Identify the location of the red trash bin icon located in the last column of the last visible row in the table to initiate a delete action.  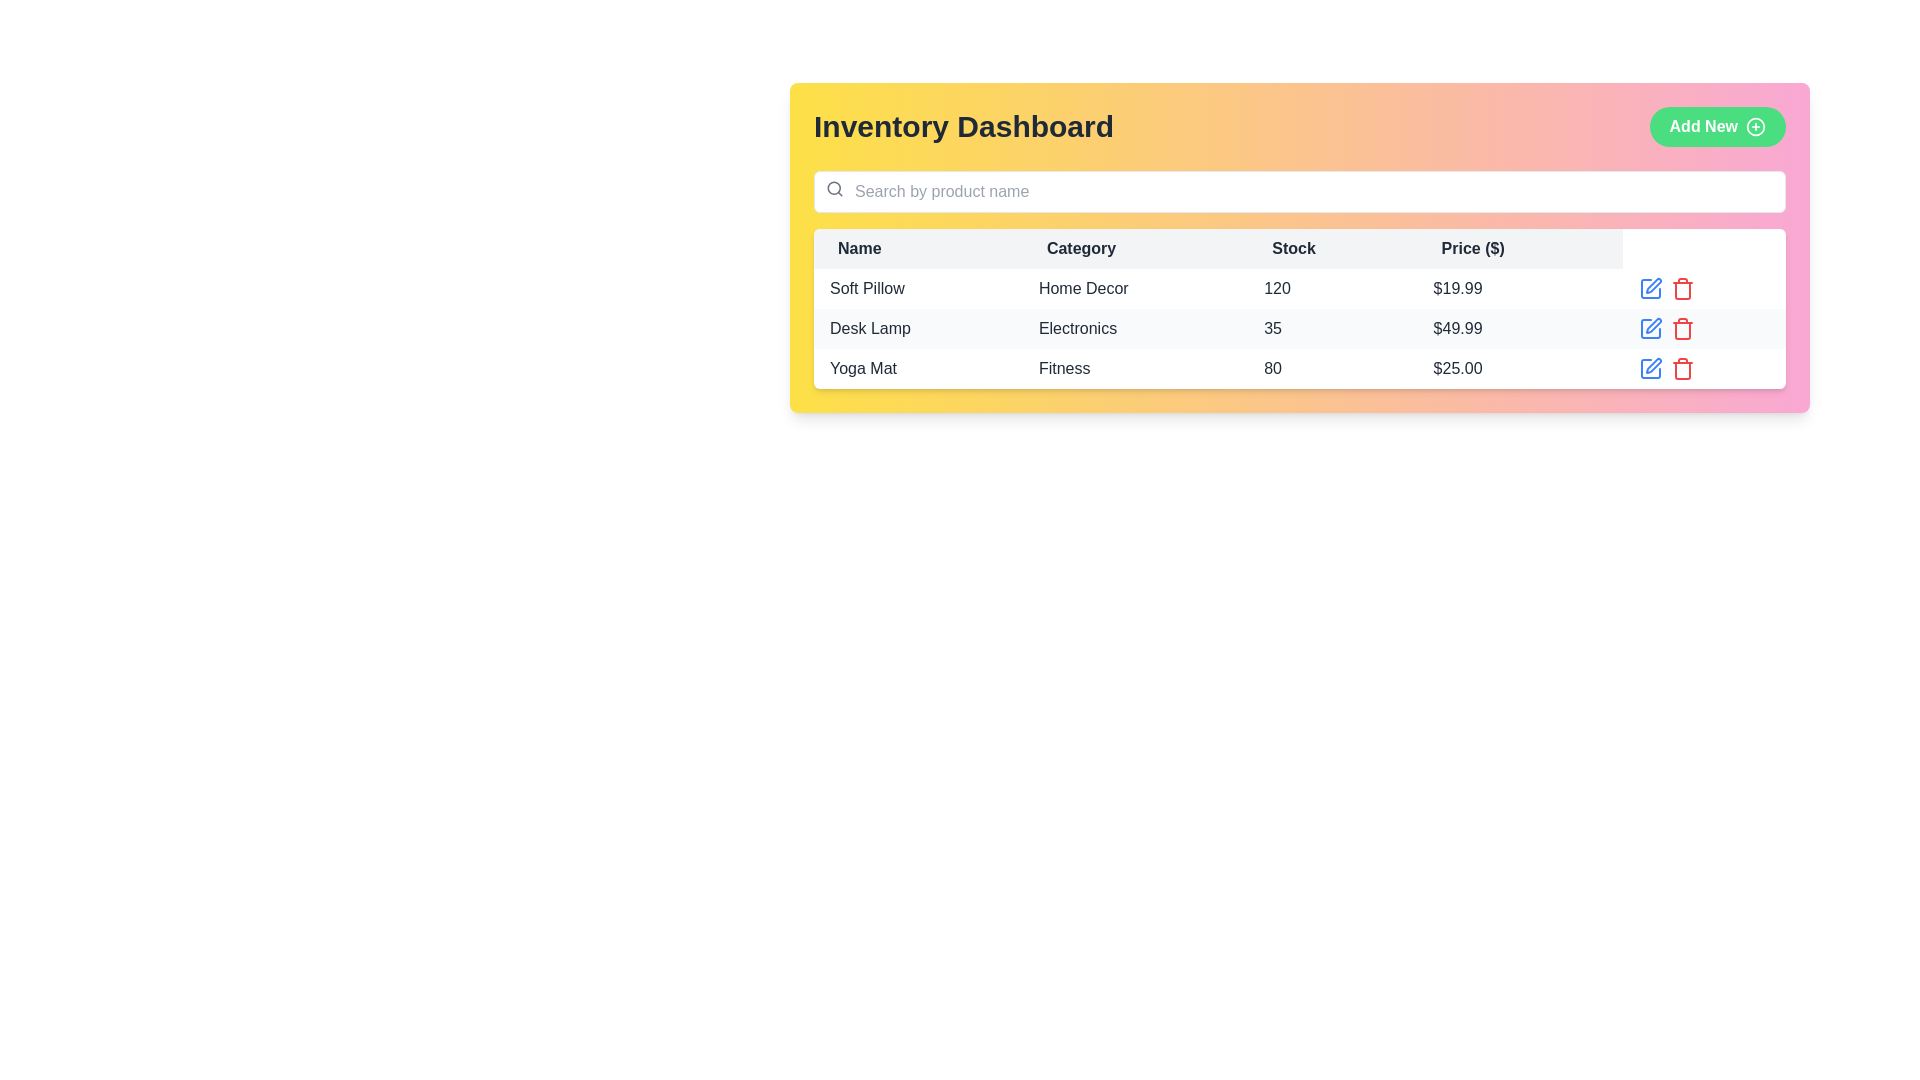
(1682, 289).